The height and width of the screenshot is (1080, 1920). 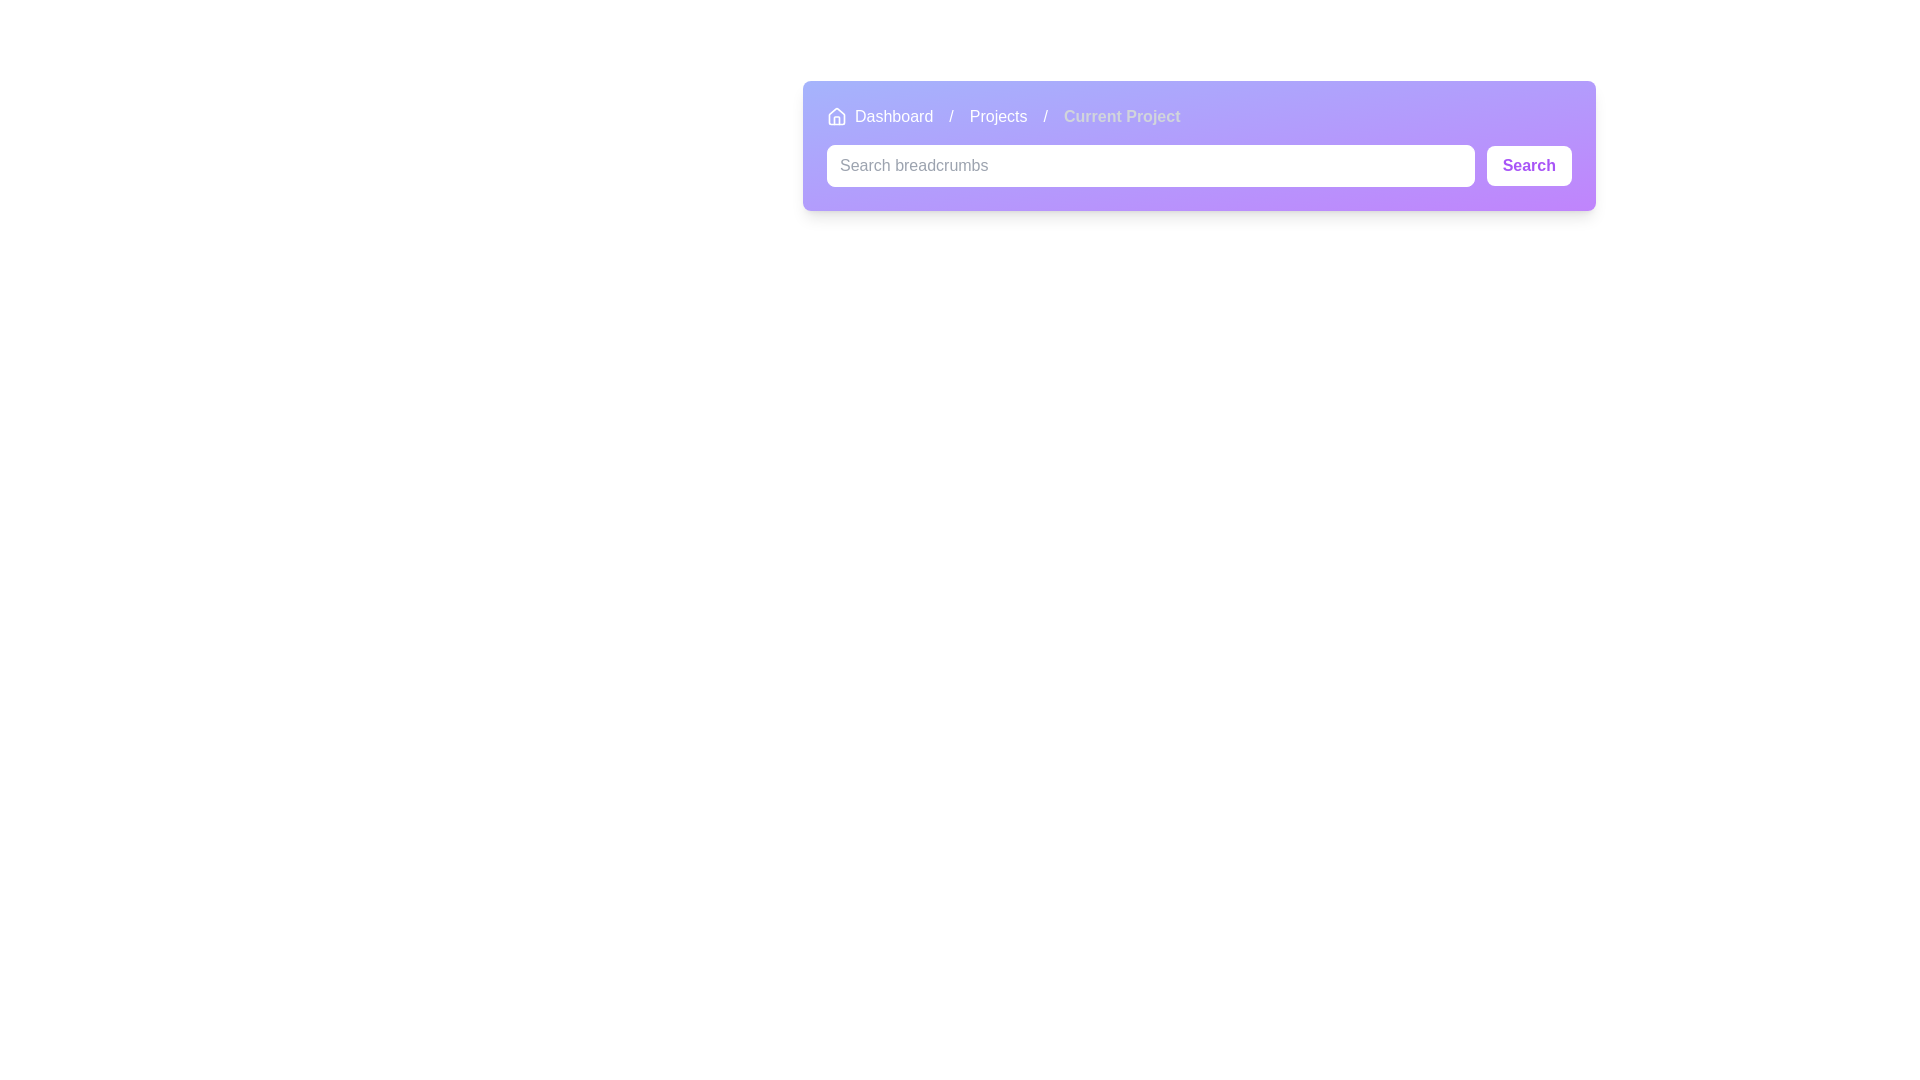 I want to click on the breadcrumb navigation area of the composite navigation and action bar, which is visually characterized by its gradient background and includes a search input field and button, so click(x=1199, y=145).